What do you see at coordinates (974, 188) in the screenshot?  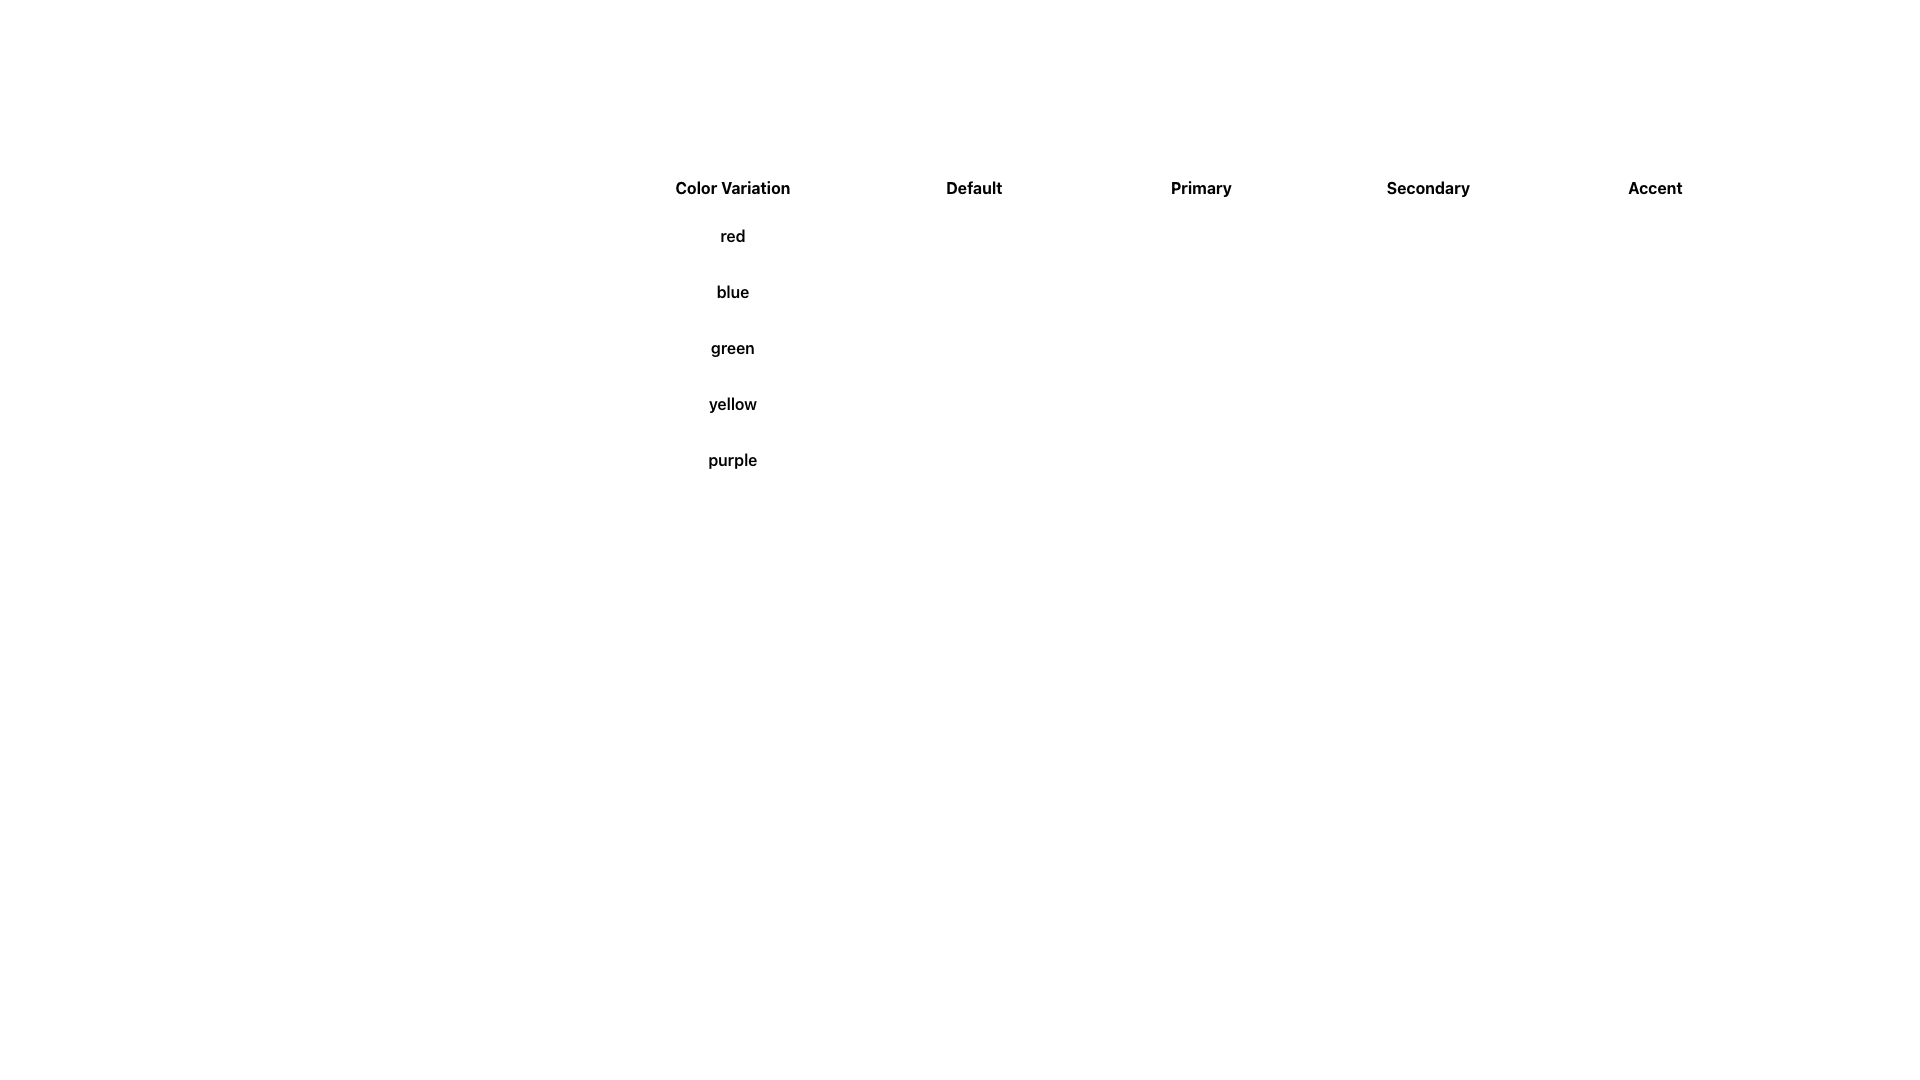 I see `the text label displaying 'Default'` at bounding box center [974, 188].